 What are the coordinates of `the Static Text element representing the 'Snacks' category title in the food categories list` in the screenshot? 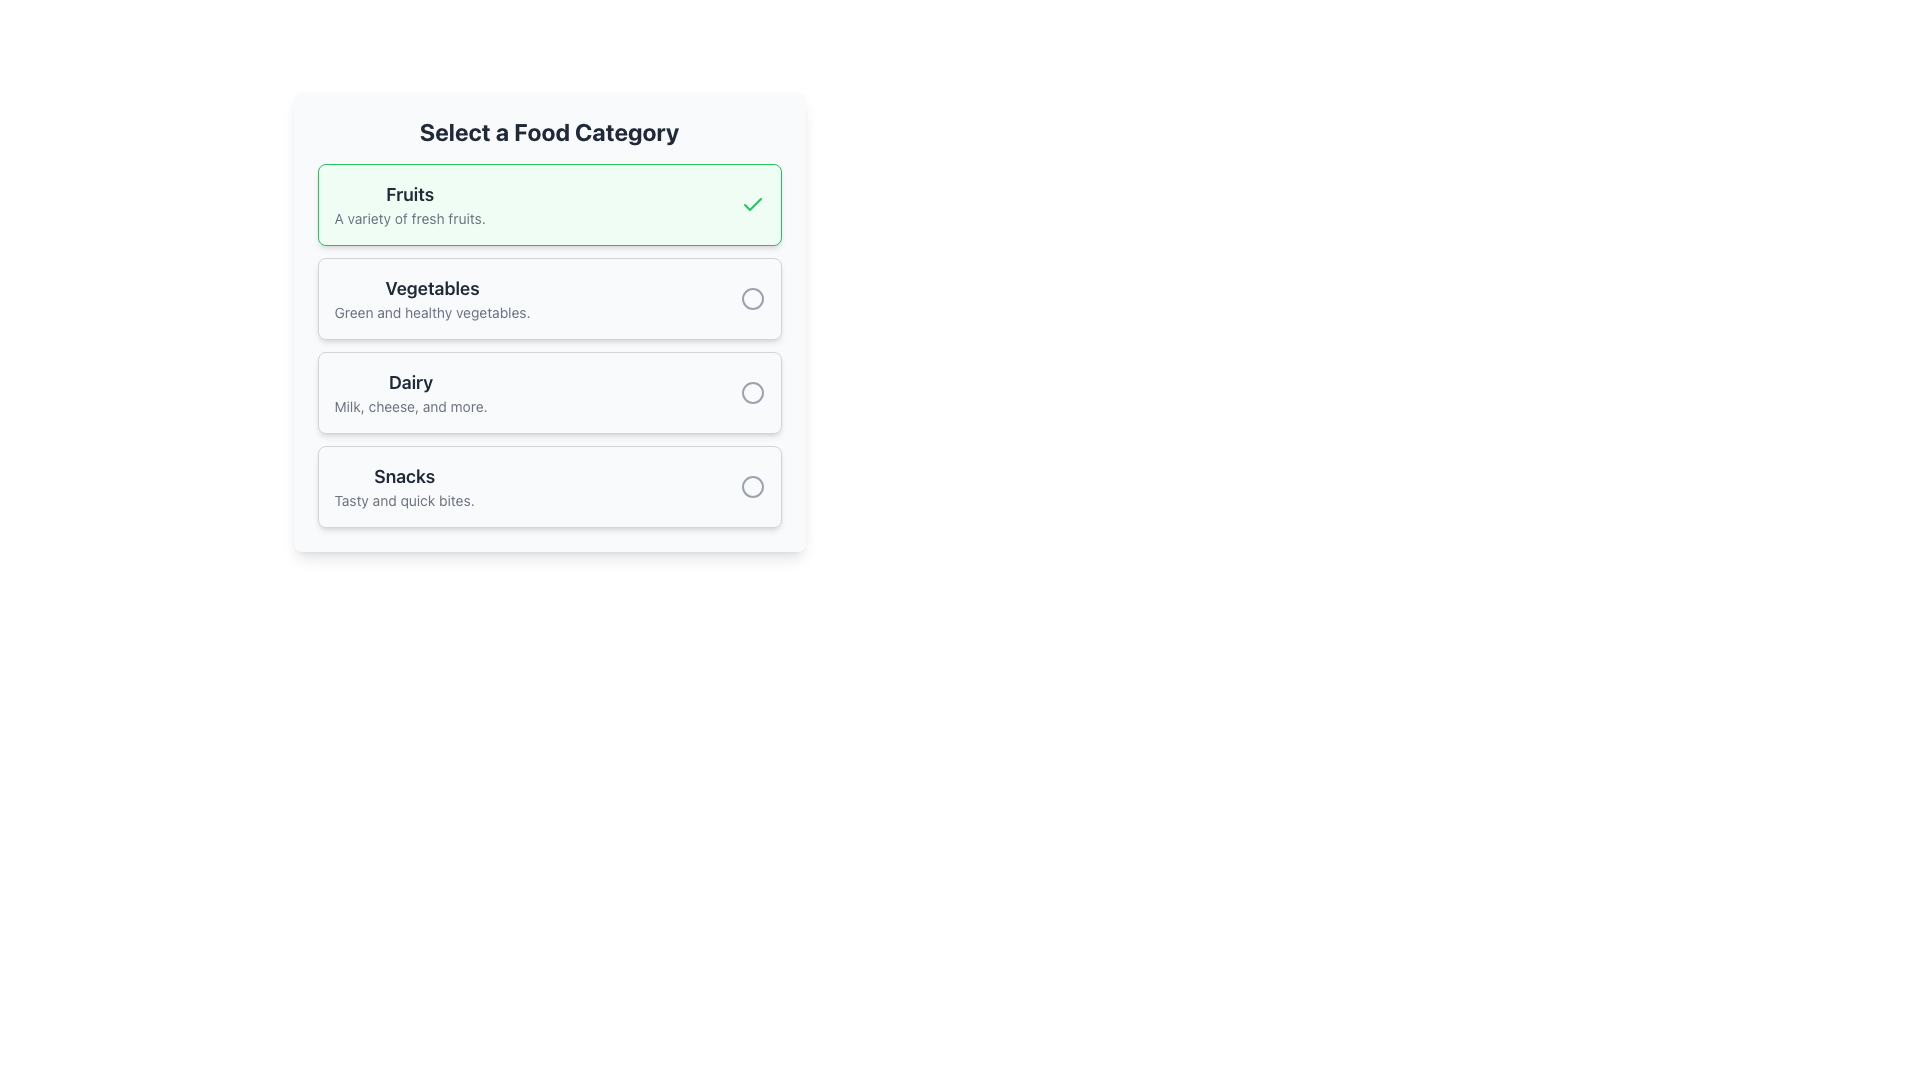 It's located at (403, 477).